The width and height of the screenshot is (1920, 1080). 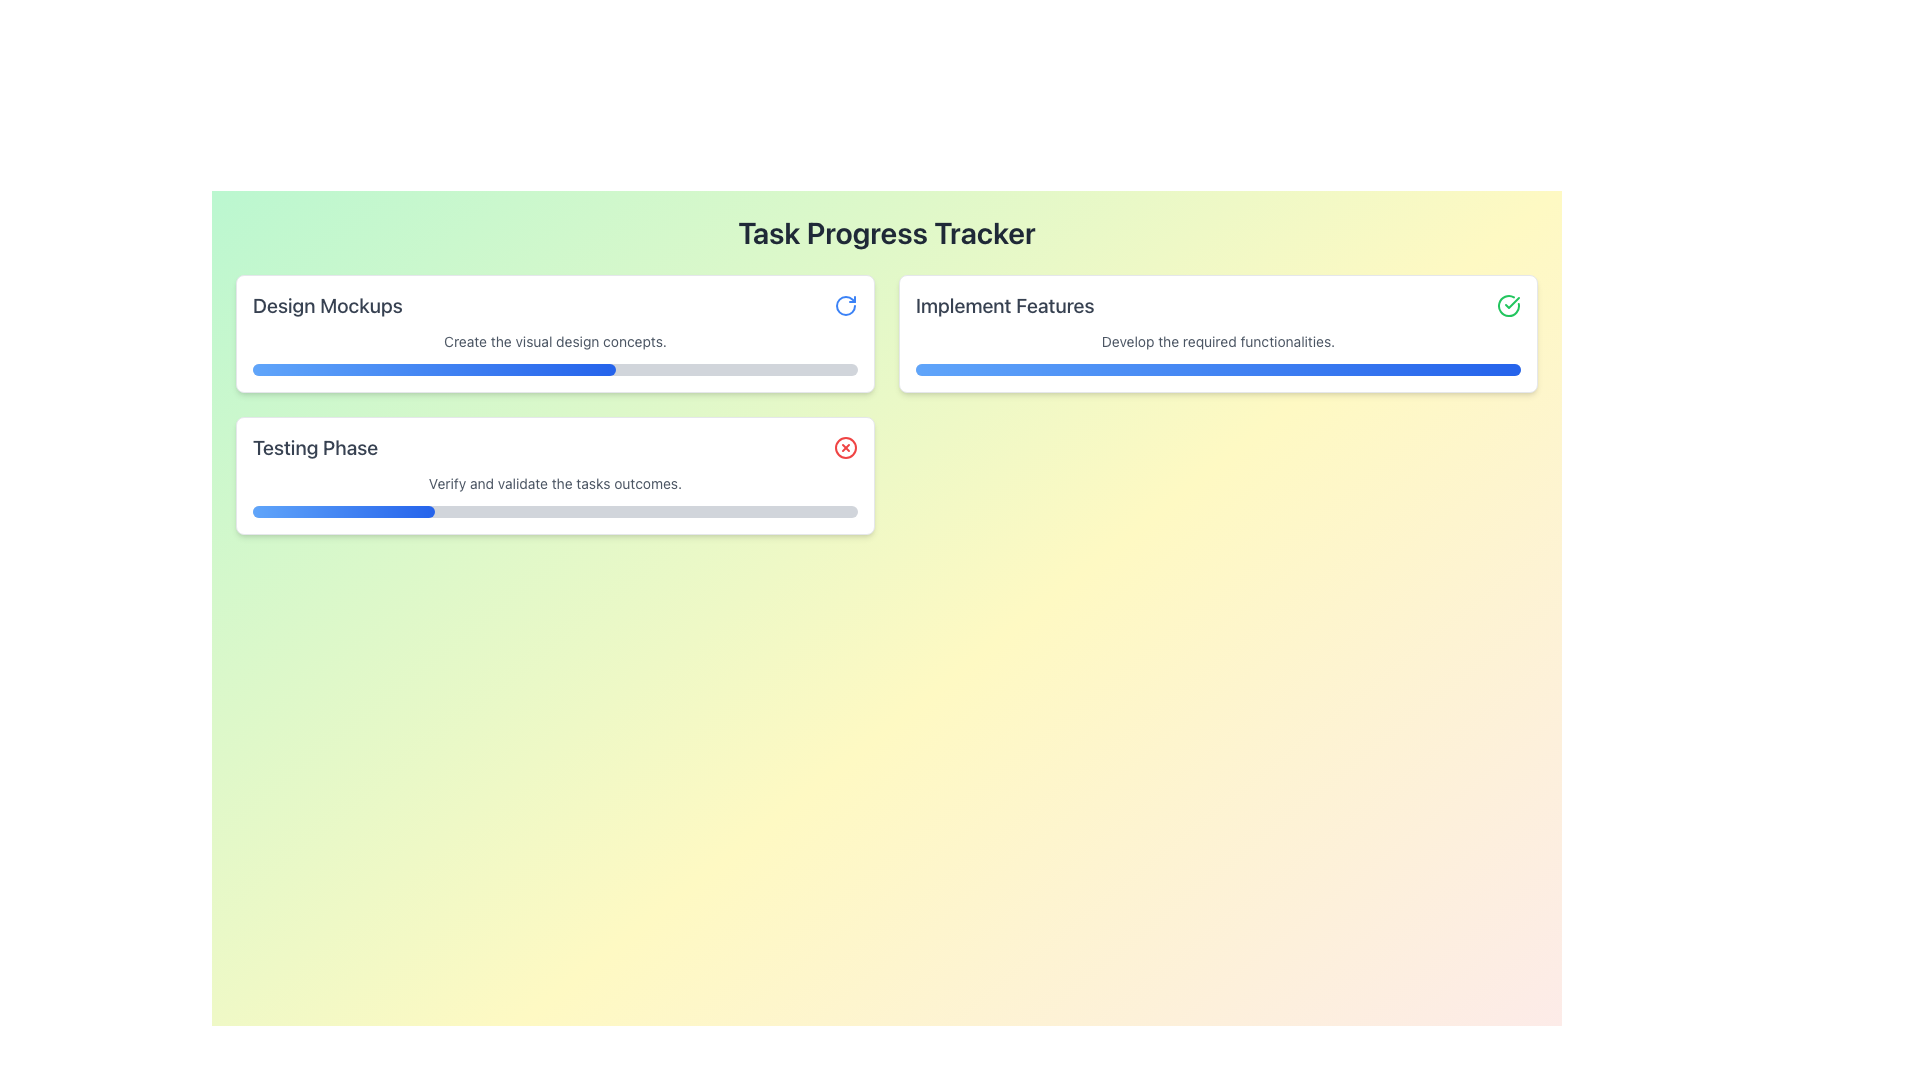 What do you see at coordinates (433, 370) in the screenshot?
I see `the Progress bar located beneath the 'Design Mockups' section, which is a horizontally elongated bar filled with a gradient from blue to lighter shades of blue within a gray bar` at bounding box center [433, 370].